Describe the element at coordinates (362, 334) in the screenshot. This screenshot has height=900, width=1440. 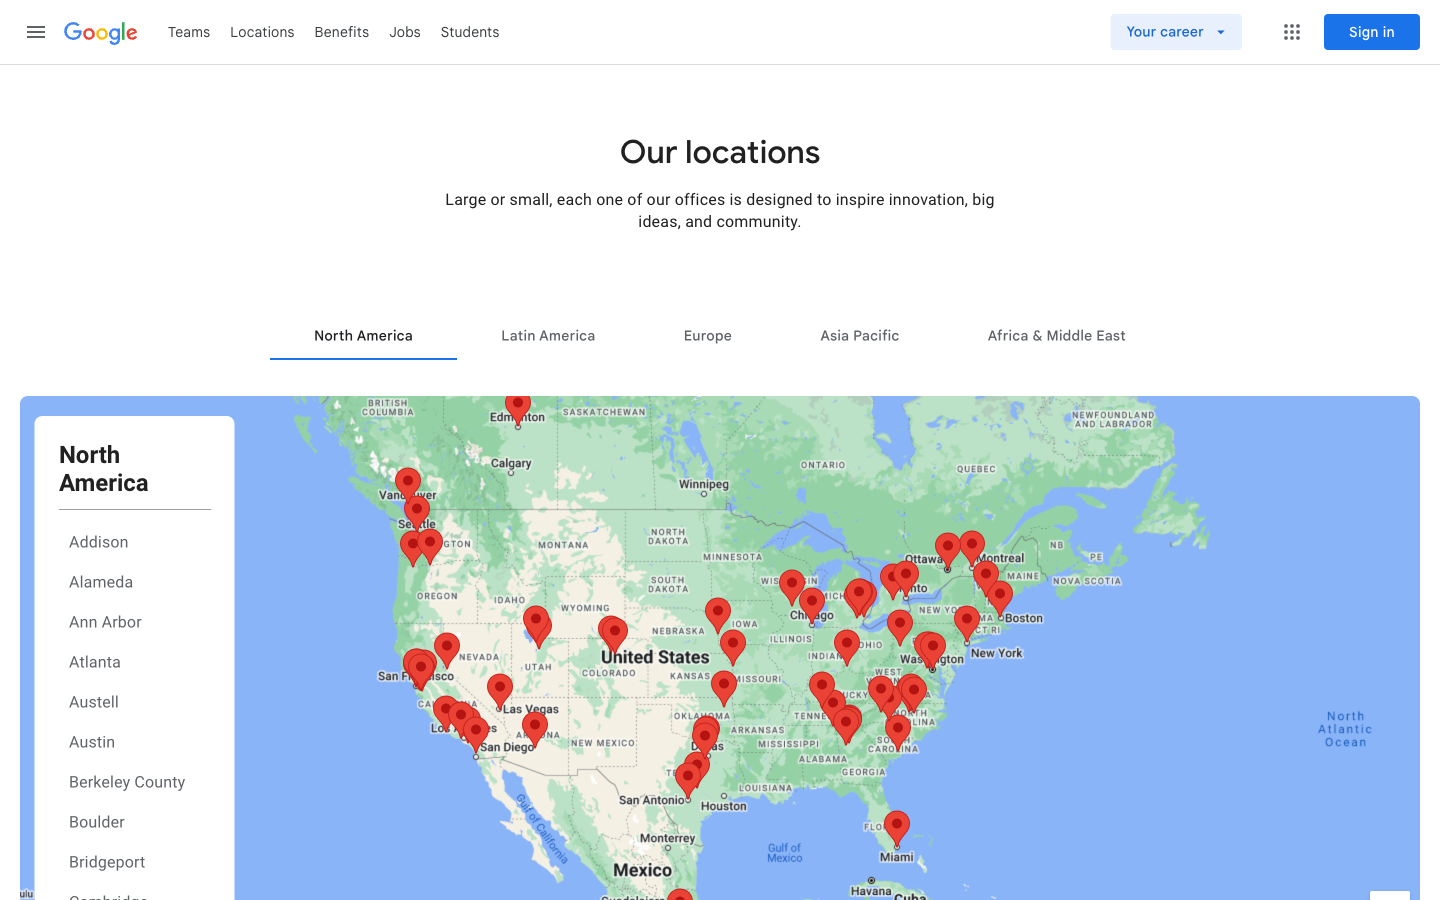
I see `the North America job section` at that location.